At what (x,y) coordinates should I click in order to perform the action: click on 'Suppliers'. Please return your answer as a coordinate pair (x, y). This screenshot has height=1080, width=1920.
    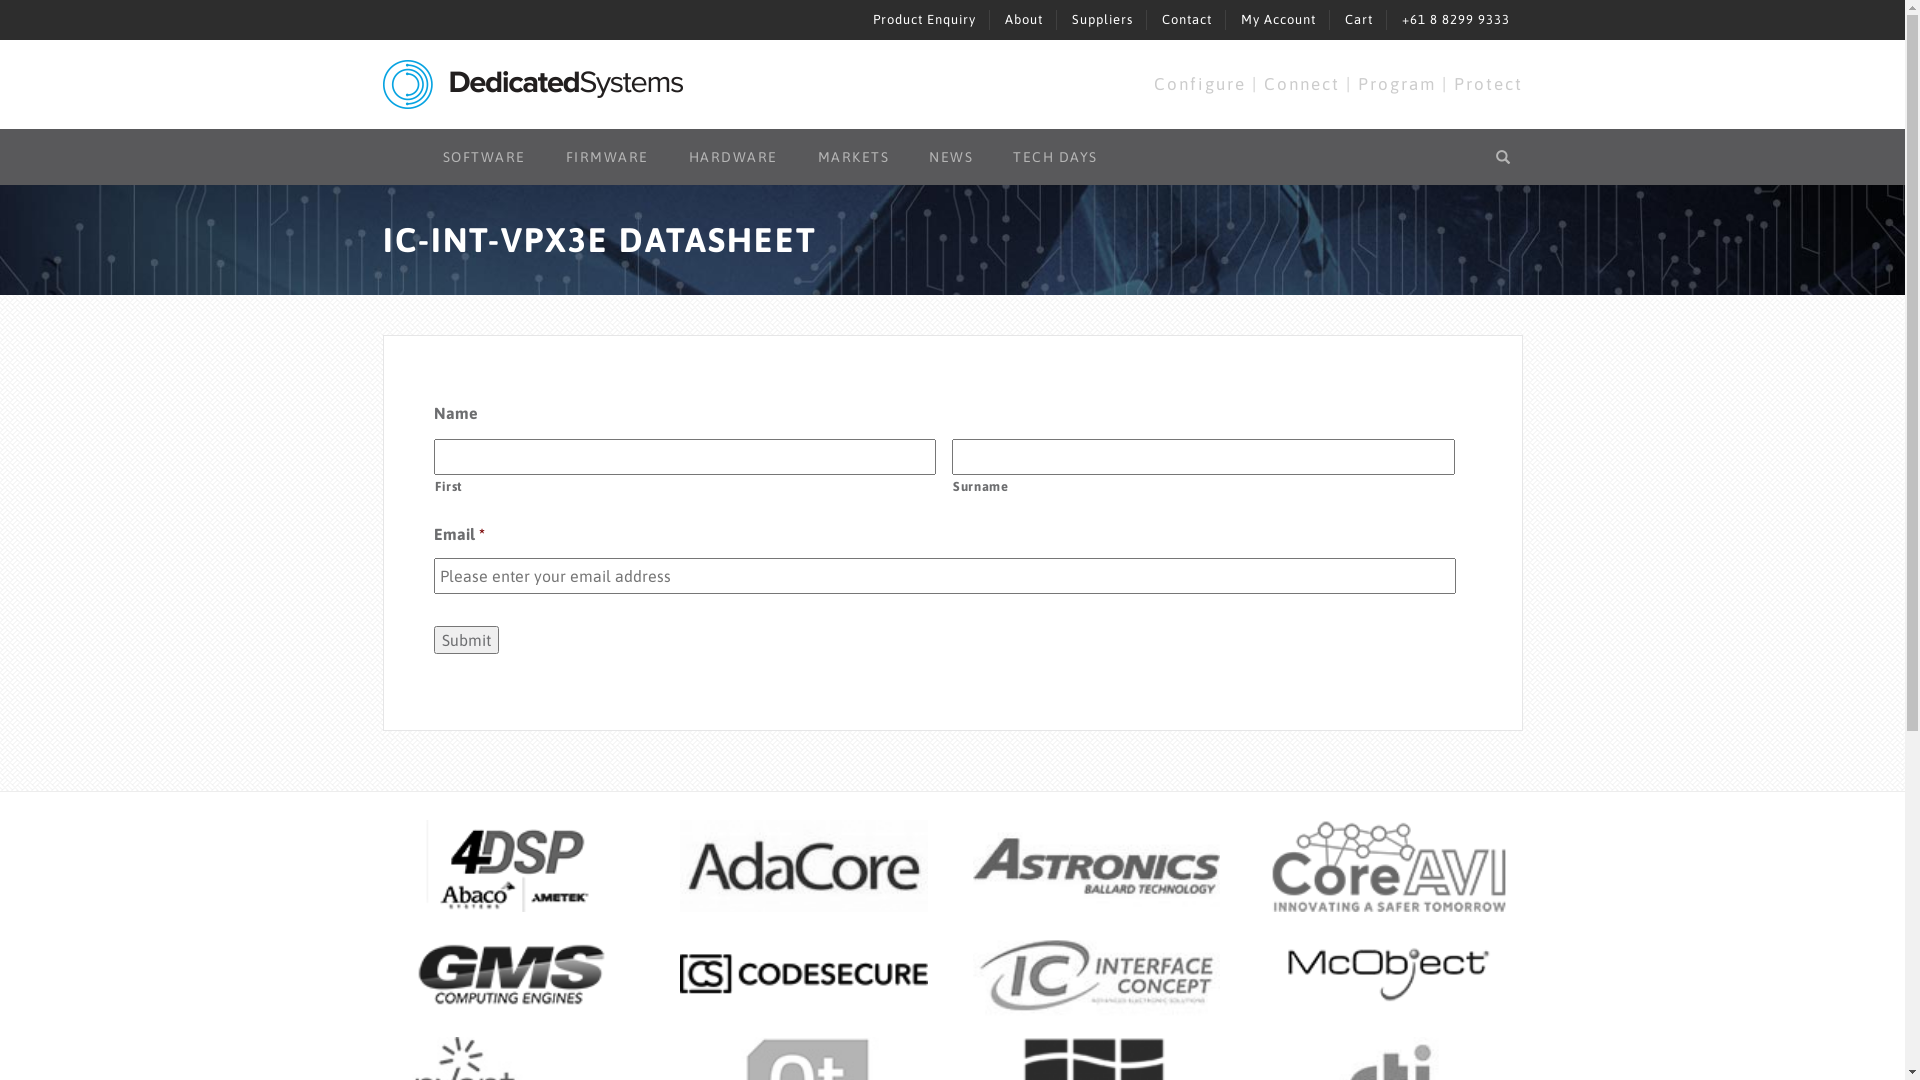
    Looking at the image, I should click on (1101, 19).